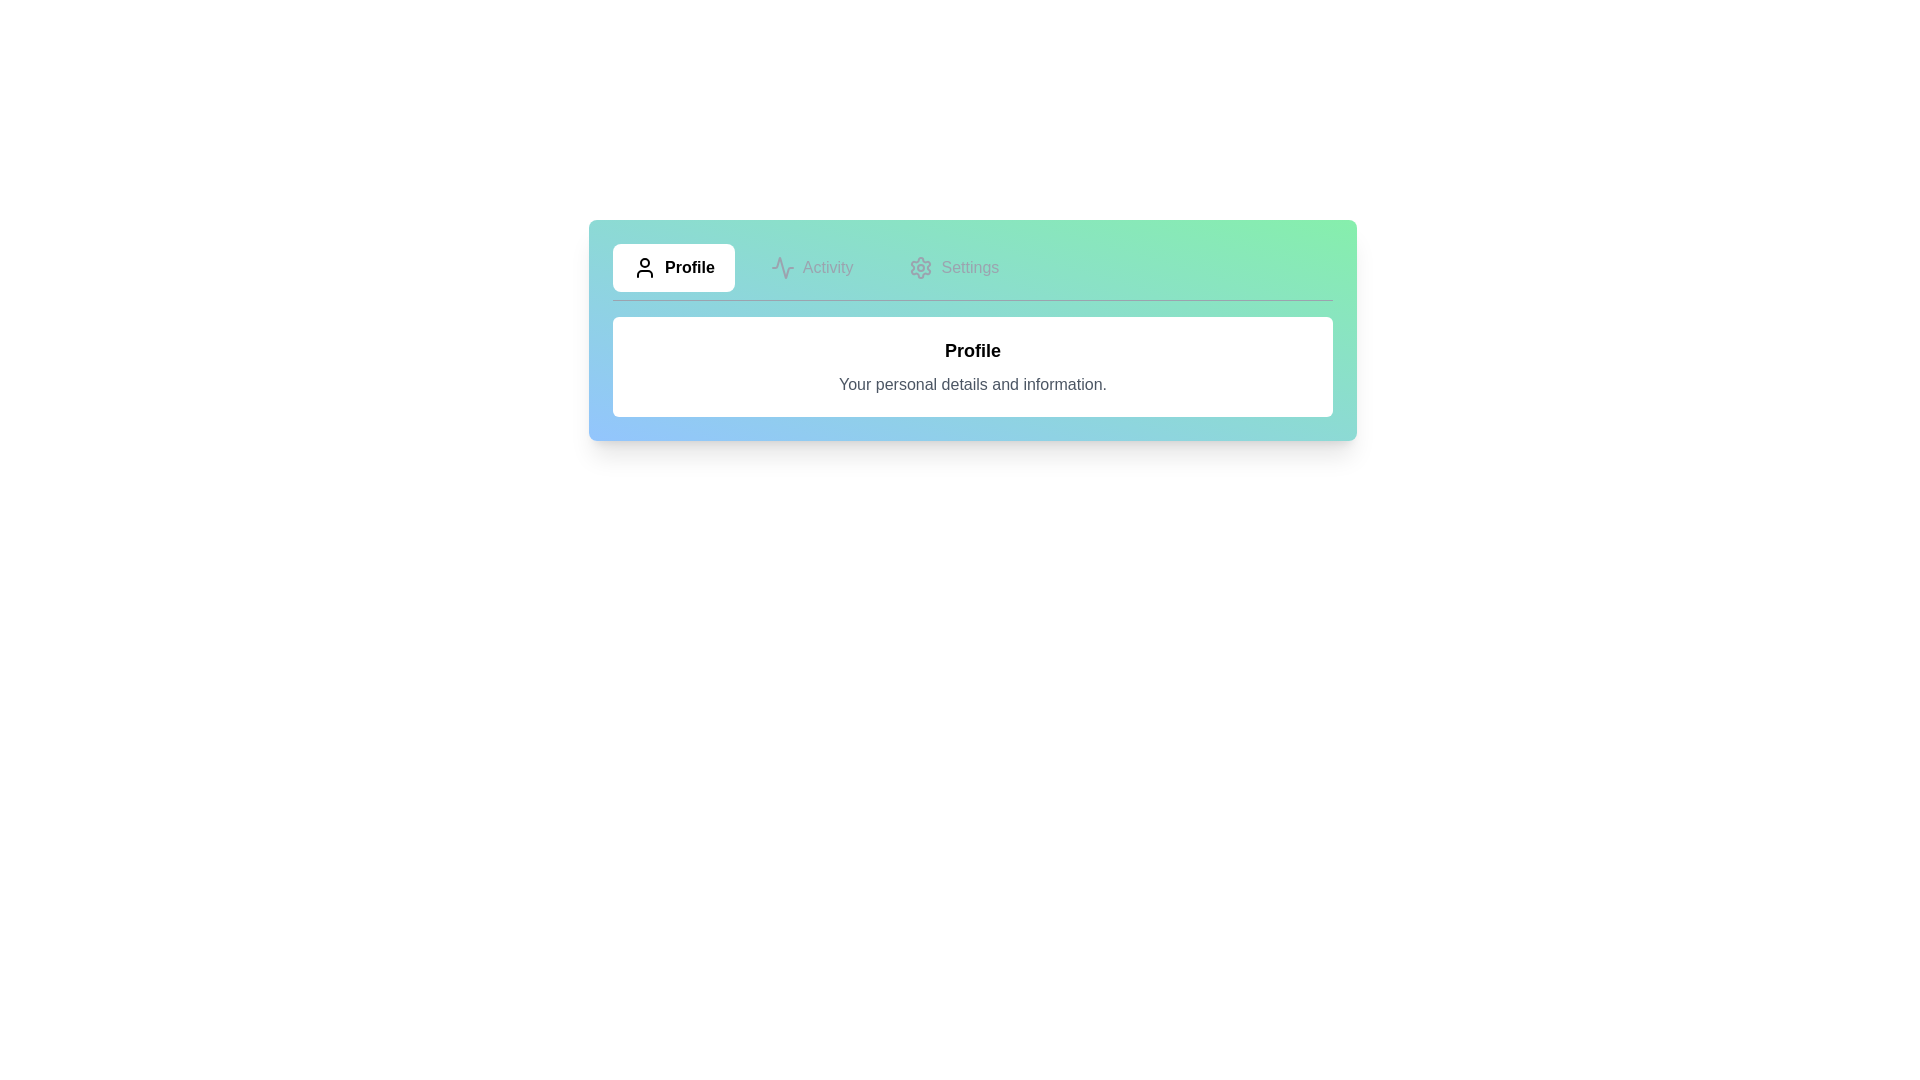 The height and width of the screenshot is (1080, 1920). Describe the element at coordinates (812, 266) in the screenshot. I see `the tab button labeled Activity` at that location.